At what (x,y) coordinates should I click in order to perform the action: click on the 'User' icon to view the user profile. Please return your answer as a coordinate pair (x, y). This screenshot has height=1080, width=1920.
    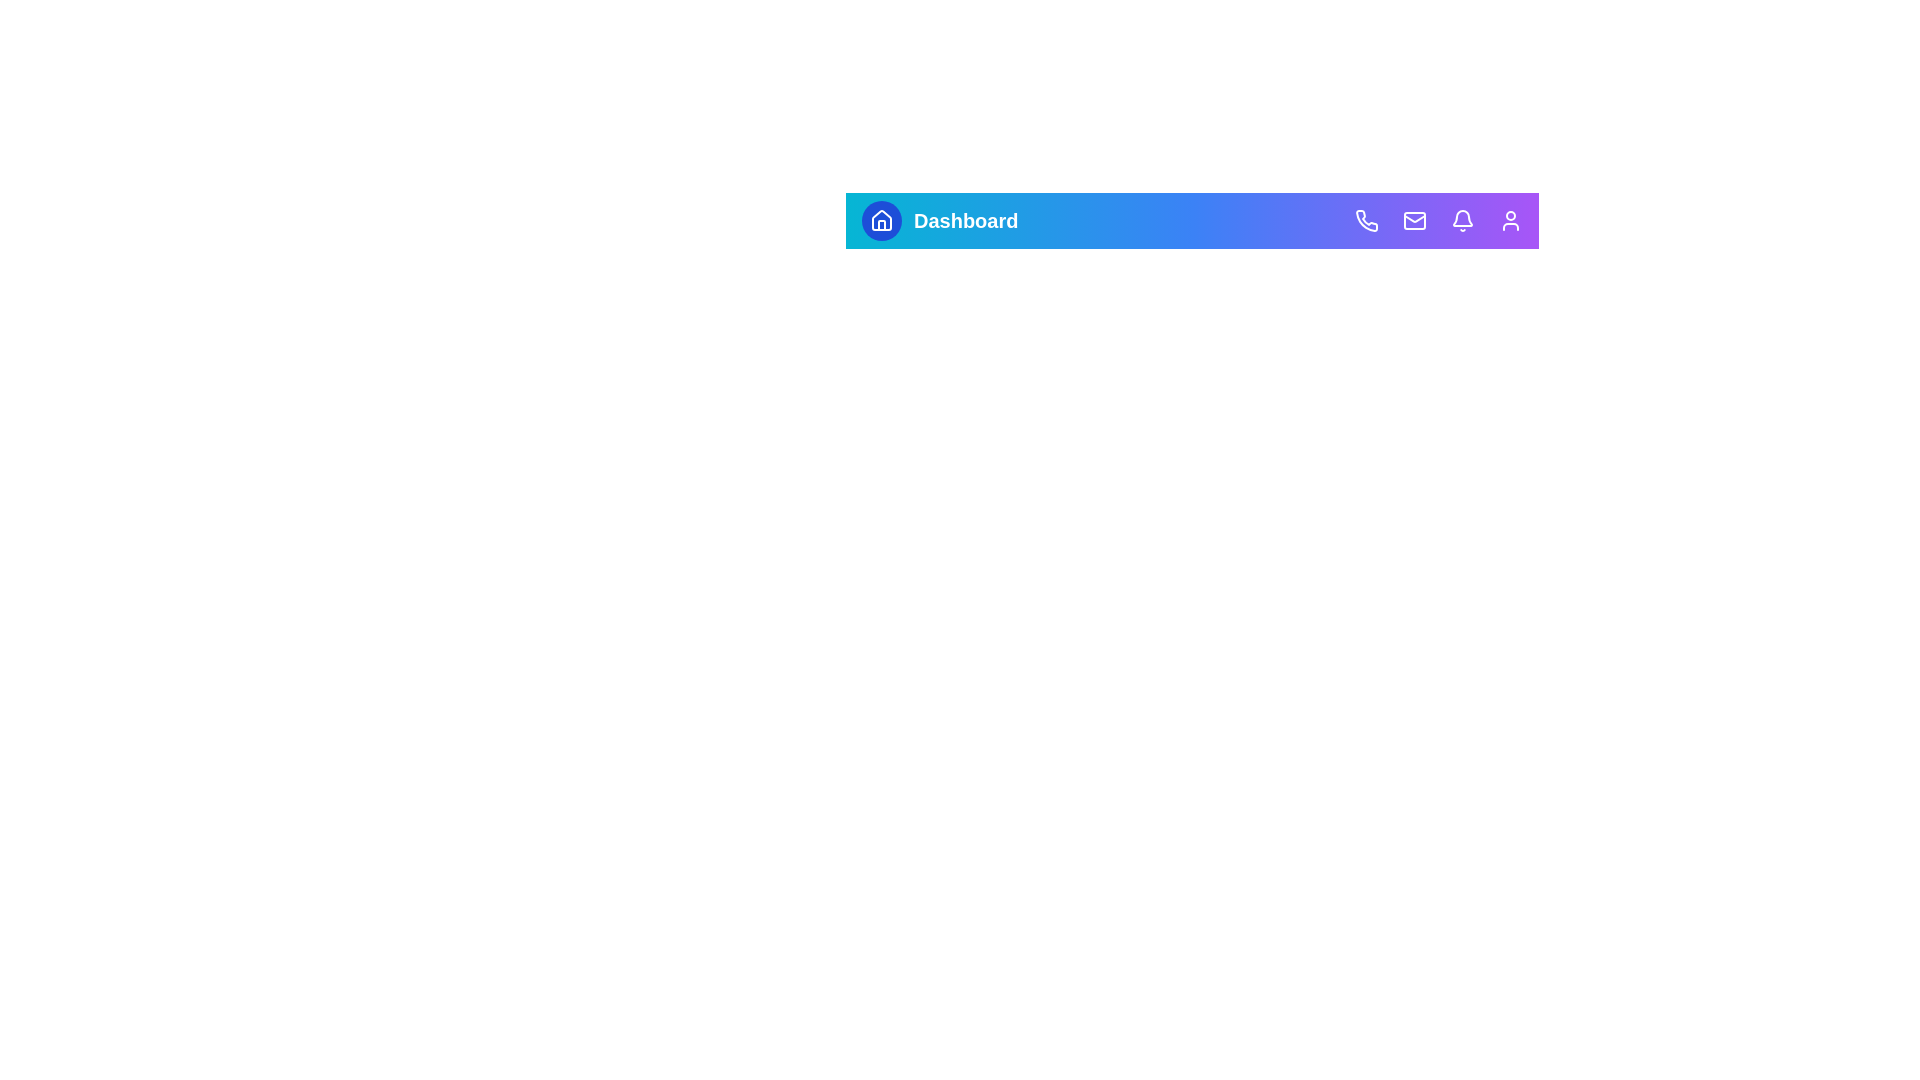
    Looking at the image, I should click on (1511, 220).